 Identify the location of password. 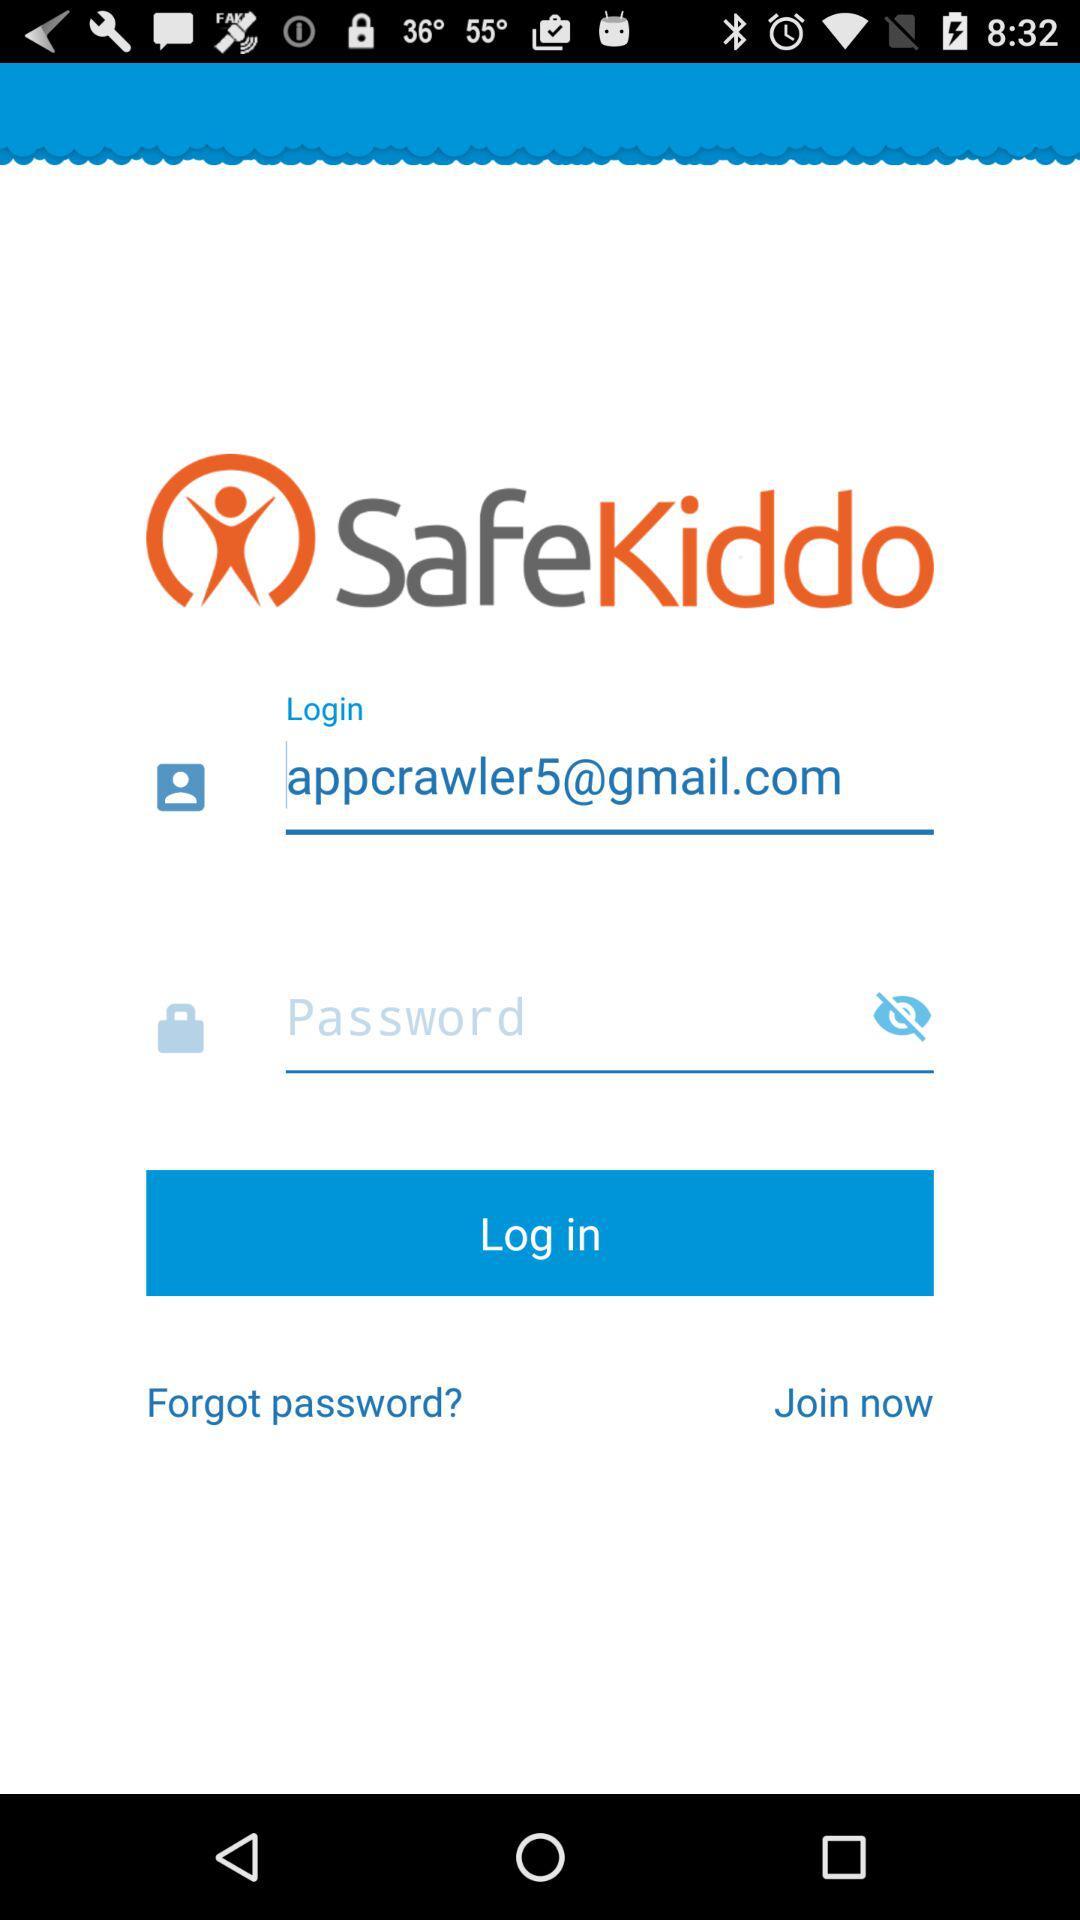
(540, 1010).